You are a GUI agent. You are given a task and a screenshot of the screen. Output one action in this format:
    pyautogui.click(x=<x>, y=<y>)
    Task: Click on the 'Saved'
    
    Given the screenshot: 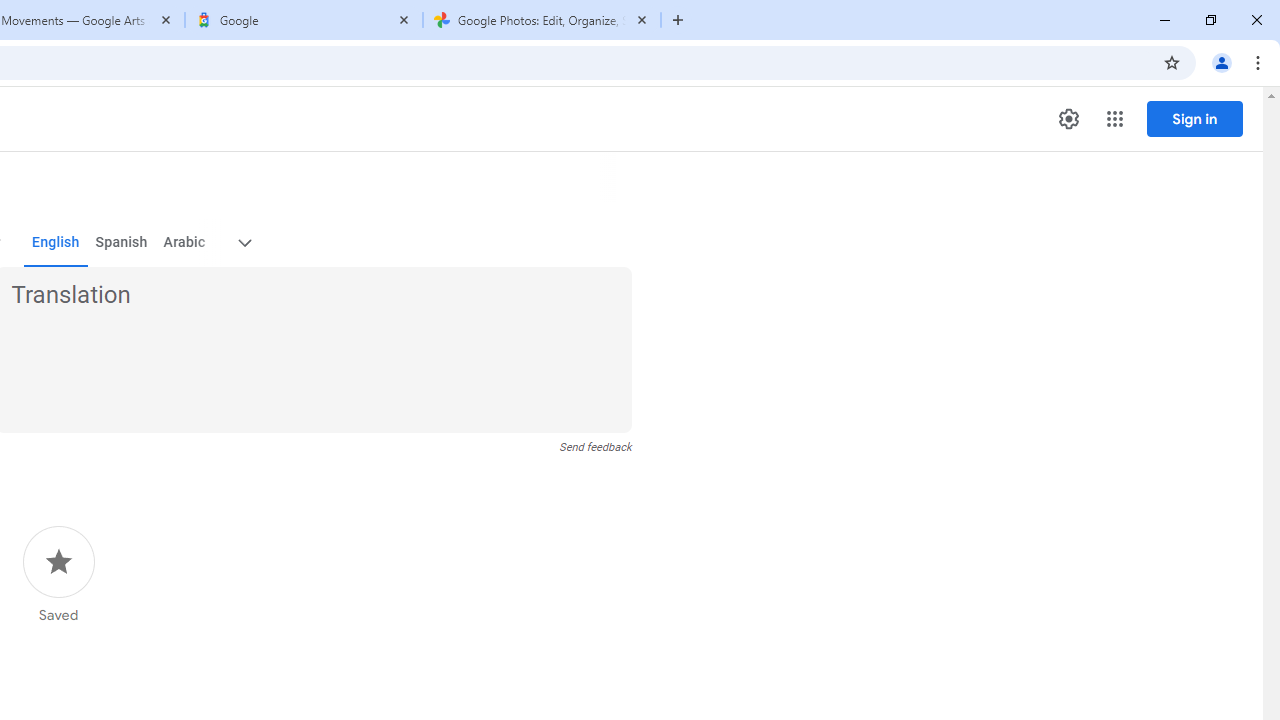 What is the action you would take?
    pyautogui.click(x=58, y=575)
    